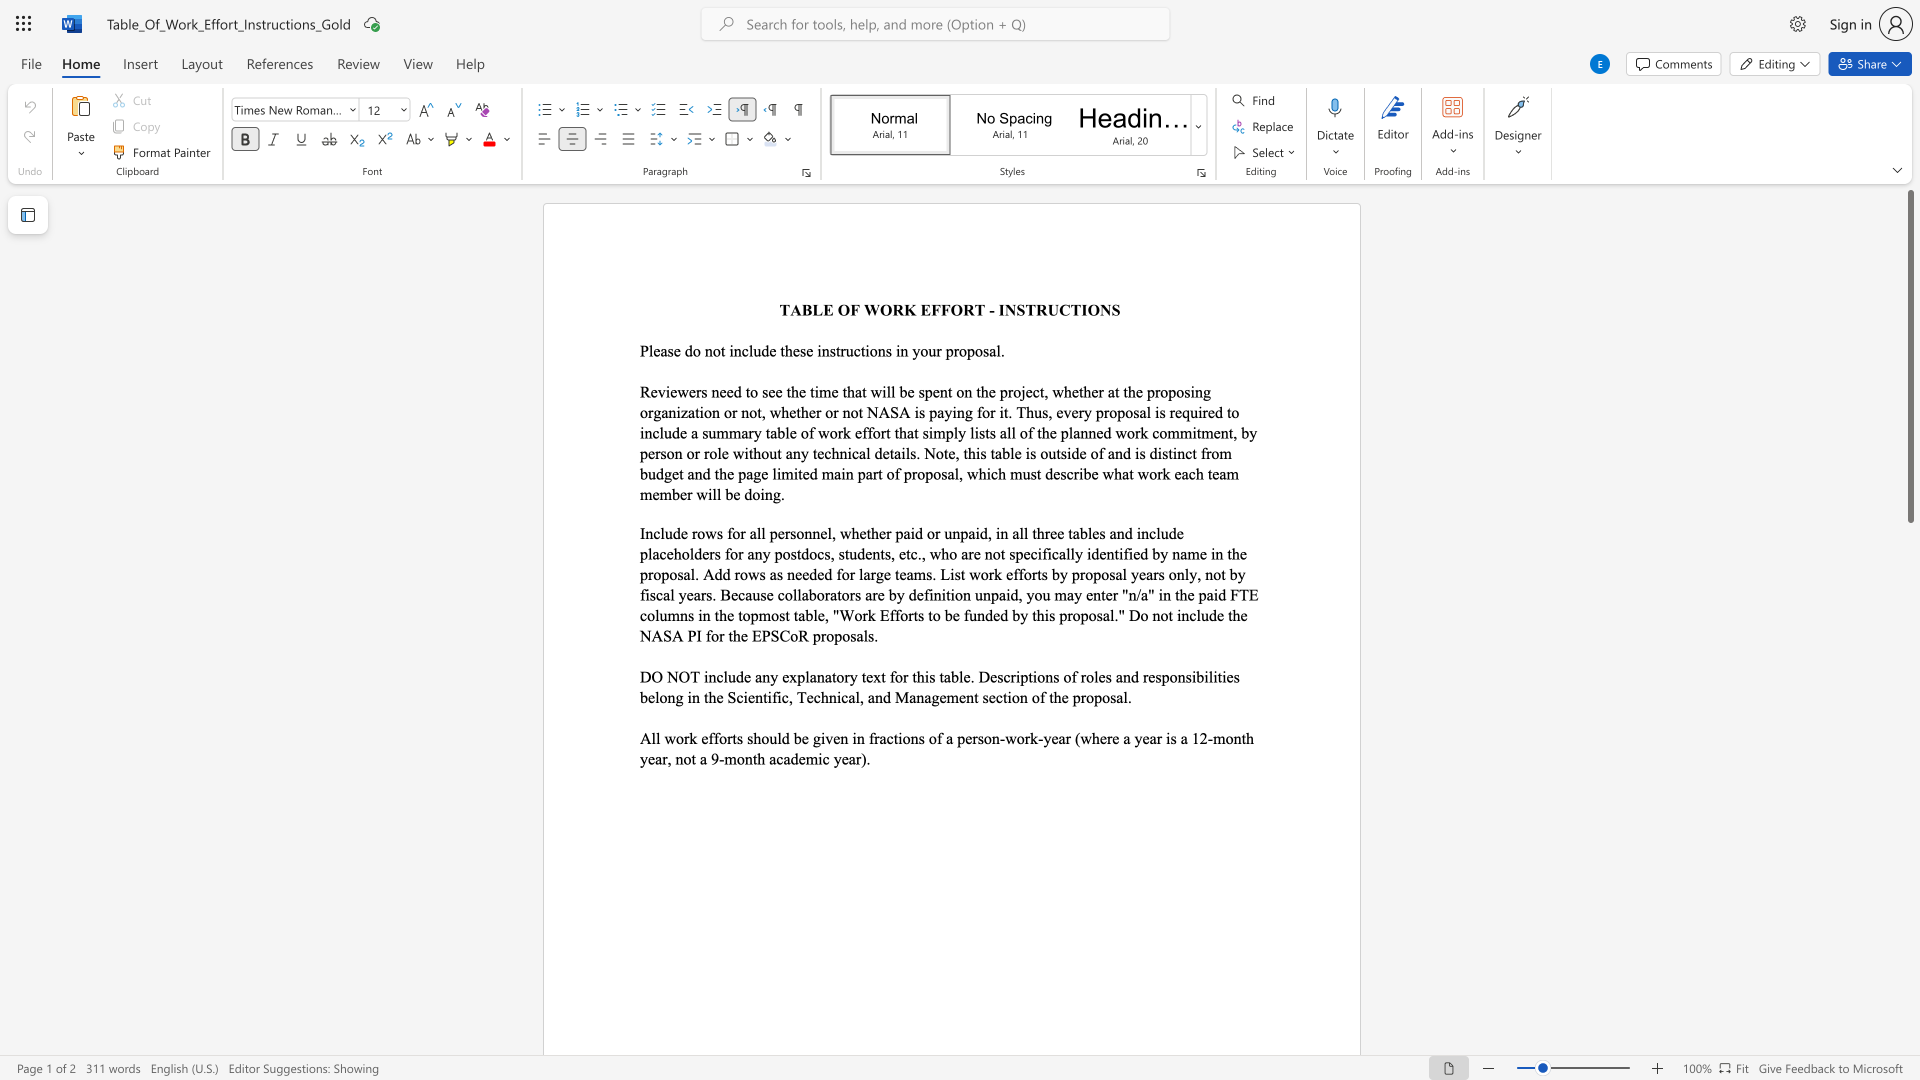  Describe the element at coordinates (1909, 948) in the screenshot. I see `the scrollbar to scroll downward` at that location.